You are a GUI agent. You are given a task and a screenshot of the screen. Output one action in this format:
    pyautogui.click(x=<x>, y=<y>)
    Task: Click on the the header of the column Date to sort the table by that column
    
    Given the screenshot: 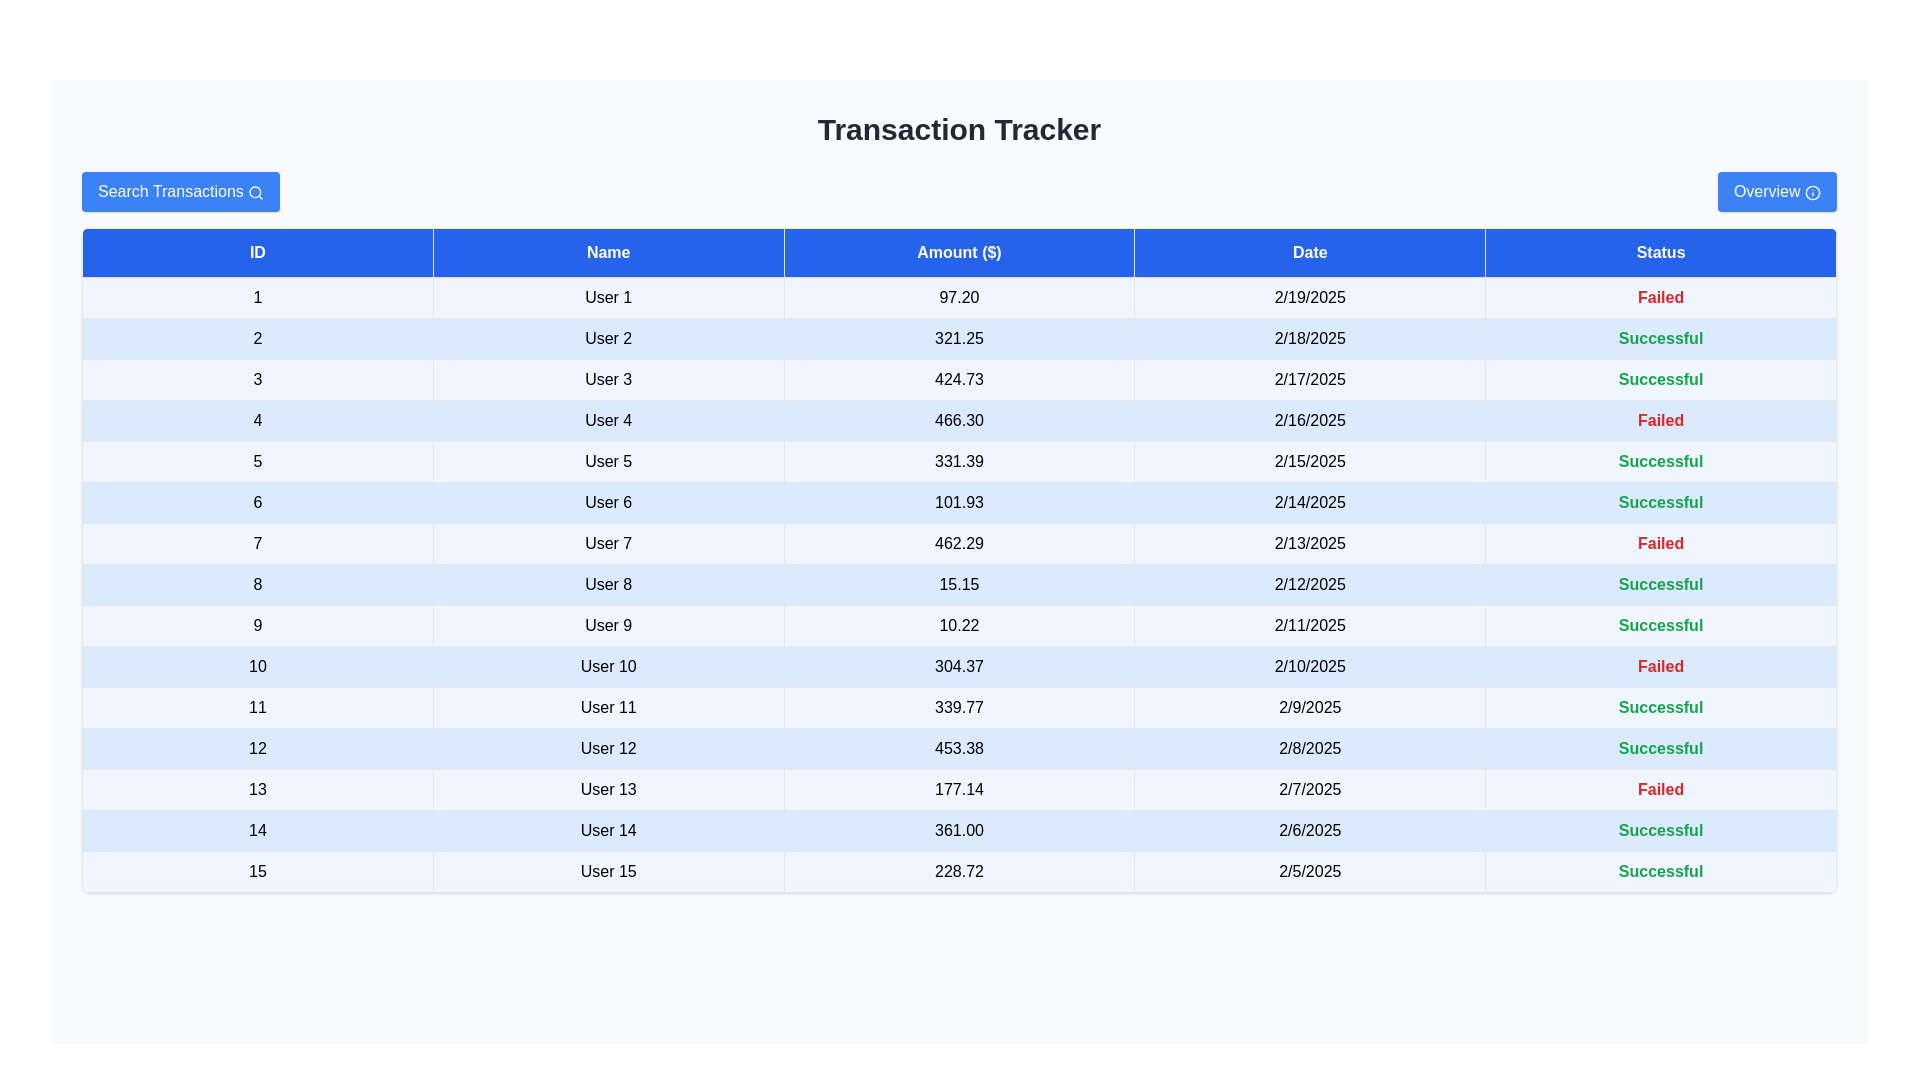 What is the action you would take?
    pyautogui.click(x=1310, y=252)
    